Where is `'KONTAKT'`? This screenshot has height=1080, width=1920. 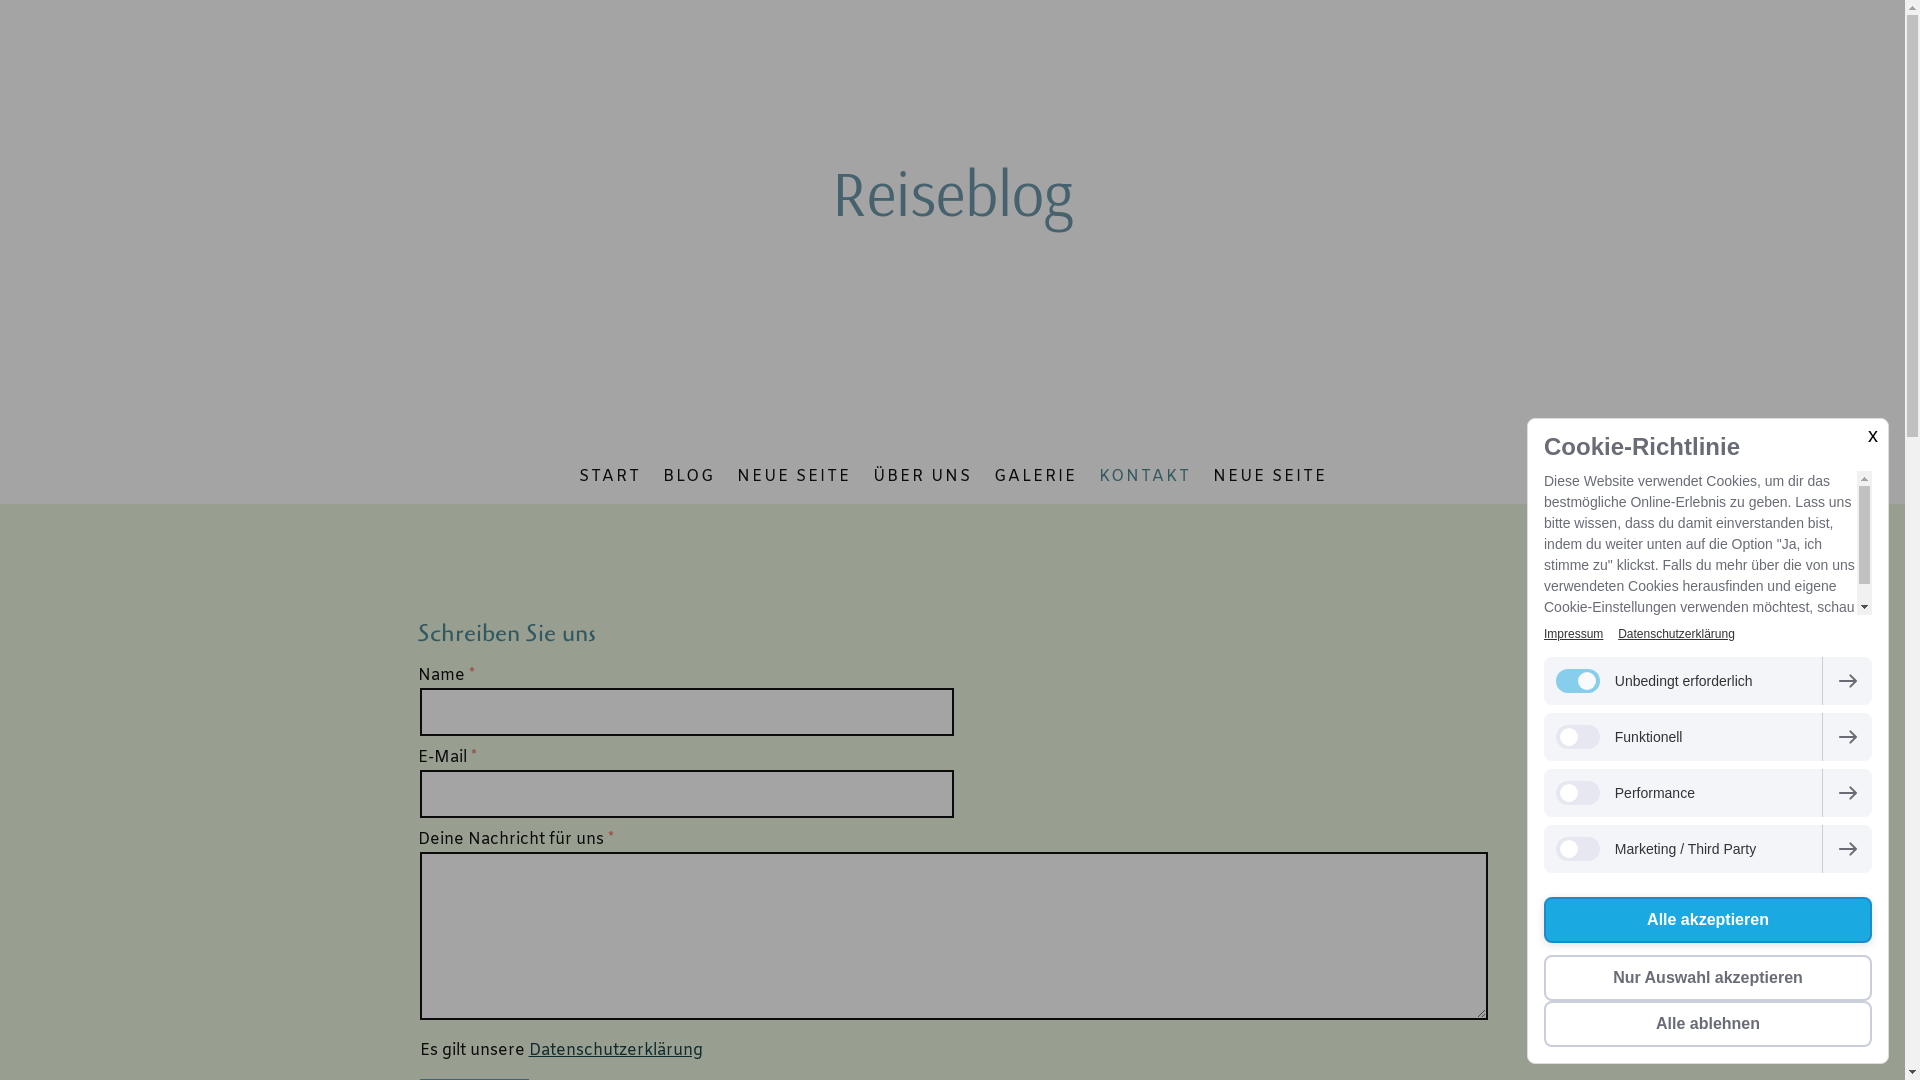
'KONTAKT' is located at coordinates (1145, 477).